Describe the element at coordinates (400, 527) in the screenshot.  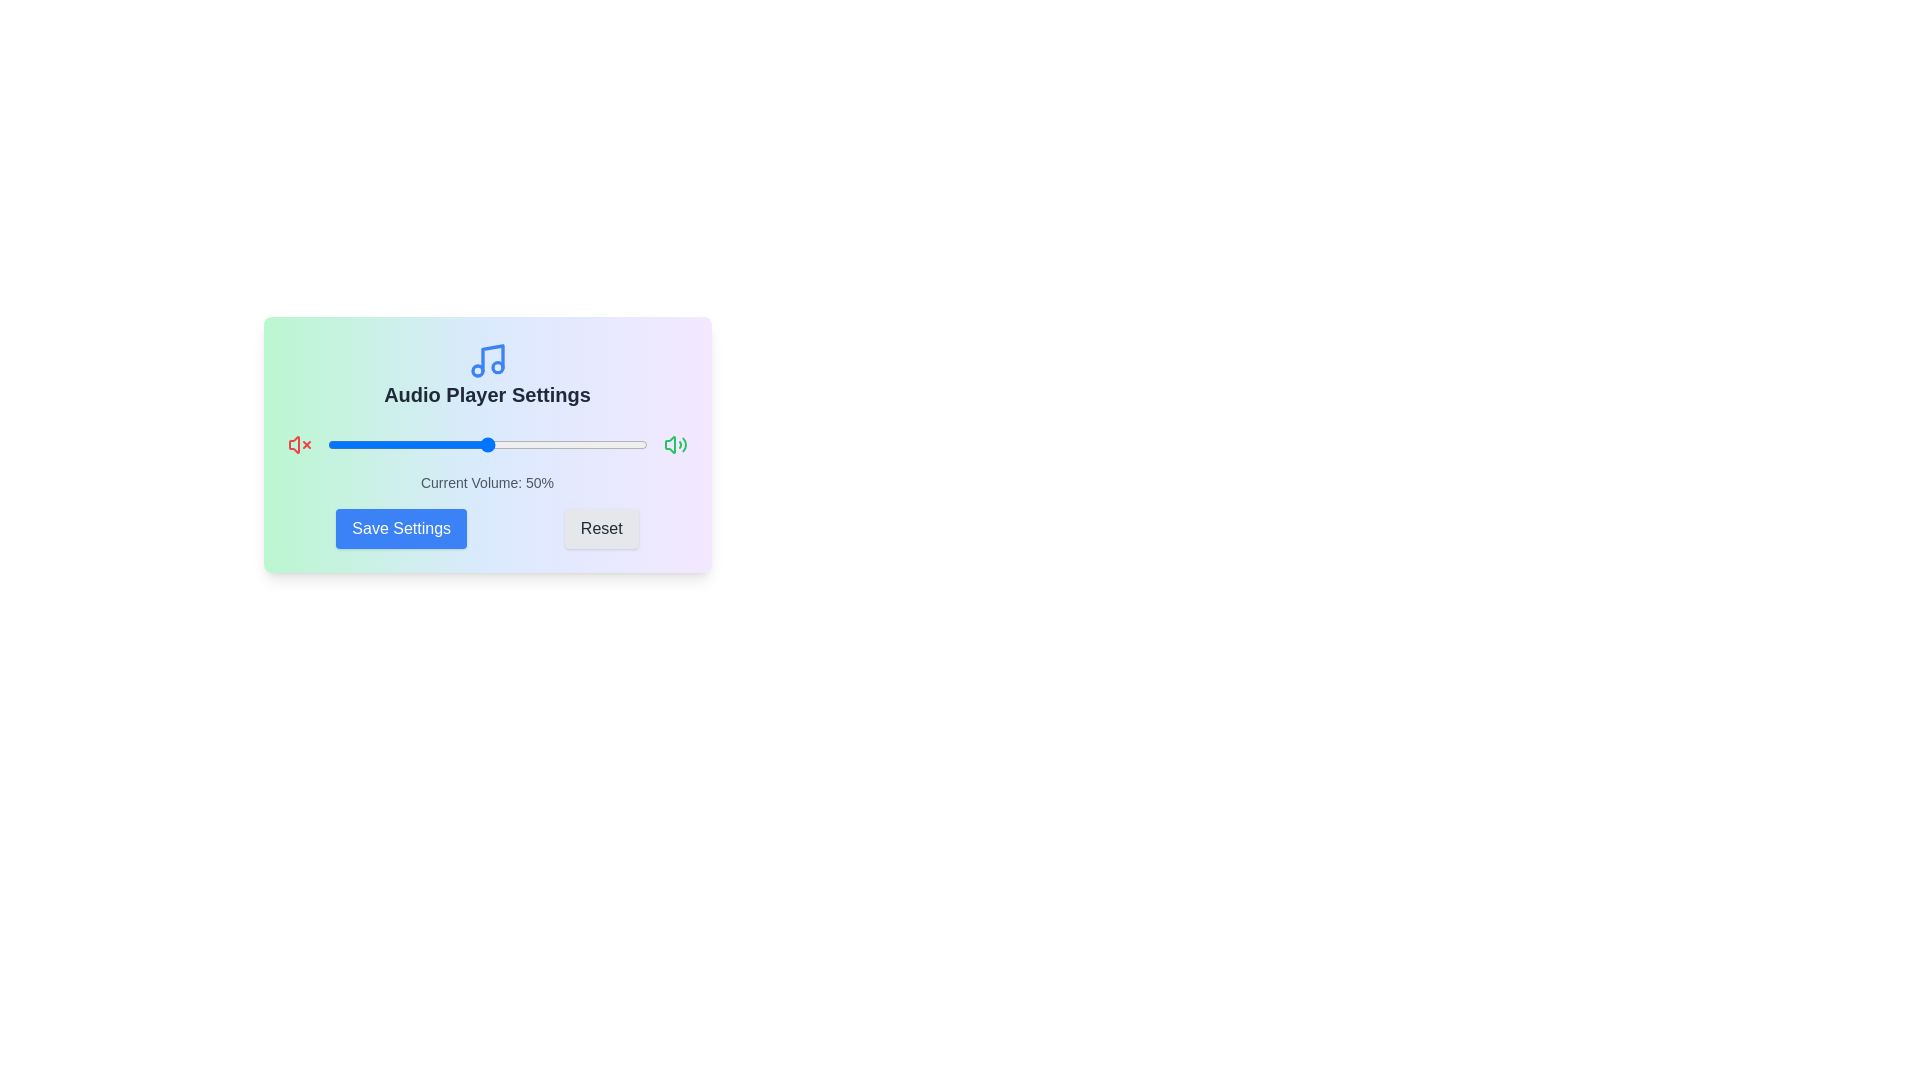
I see `the 'Save' button located at the bottom-left corner of the modal` at that location.